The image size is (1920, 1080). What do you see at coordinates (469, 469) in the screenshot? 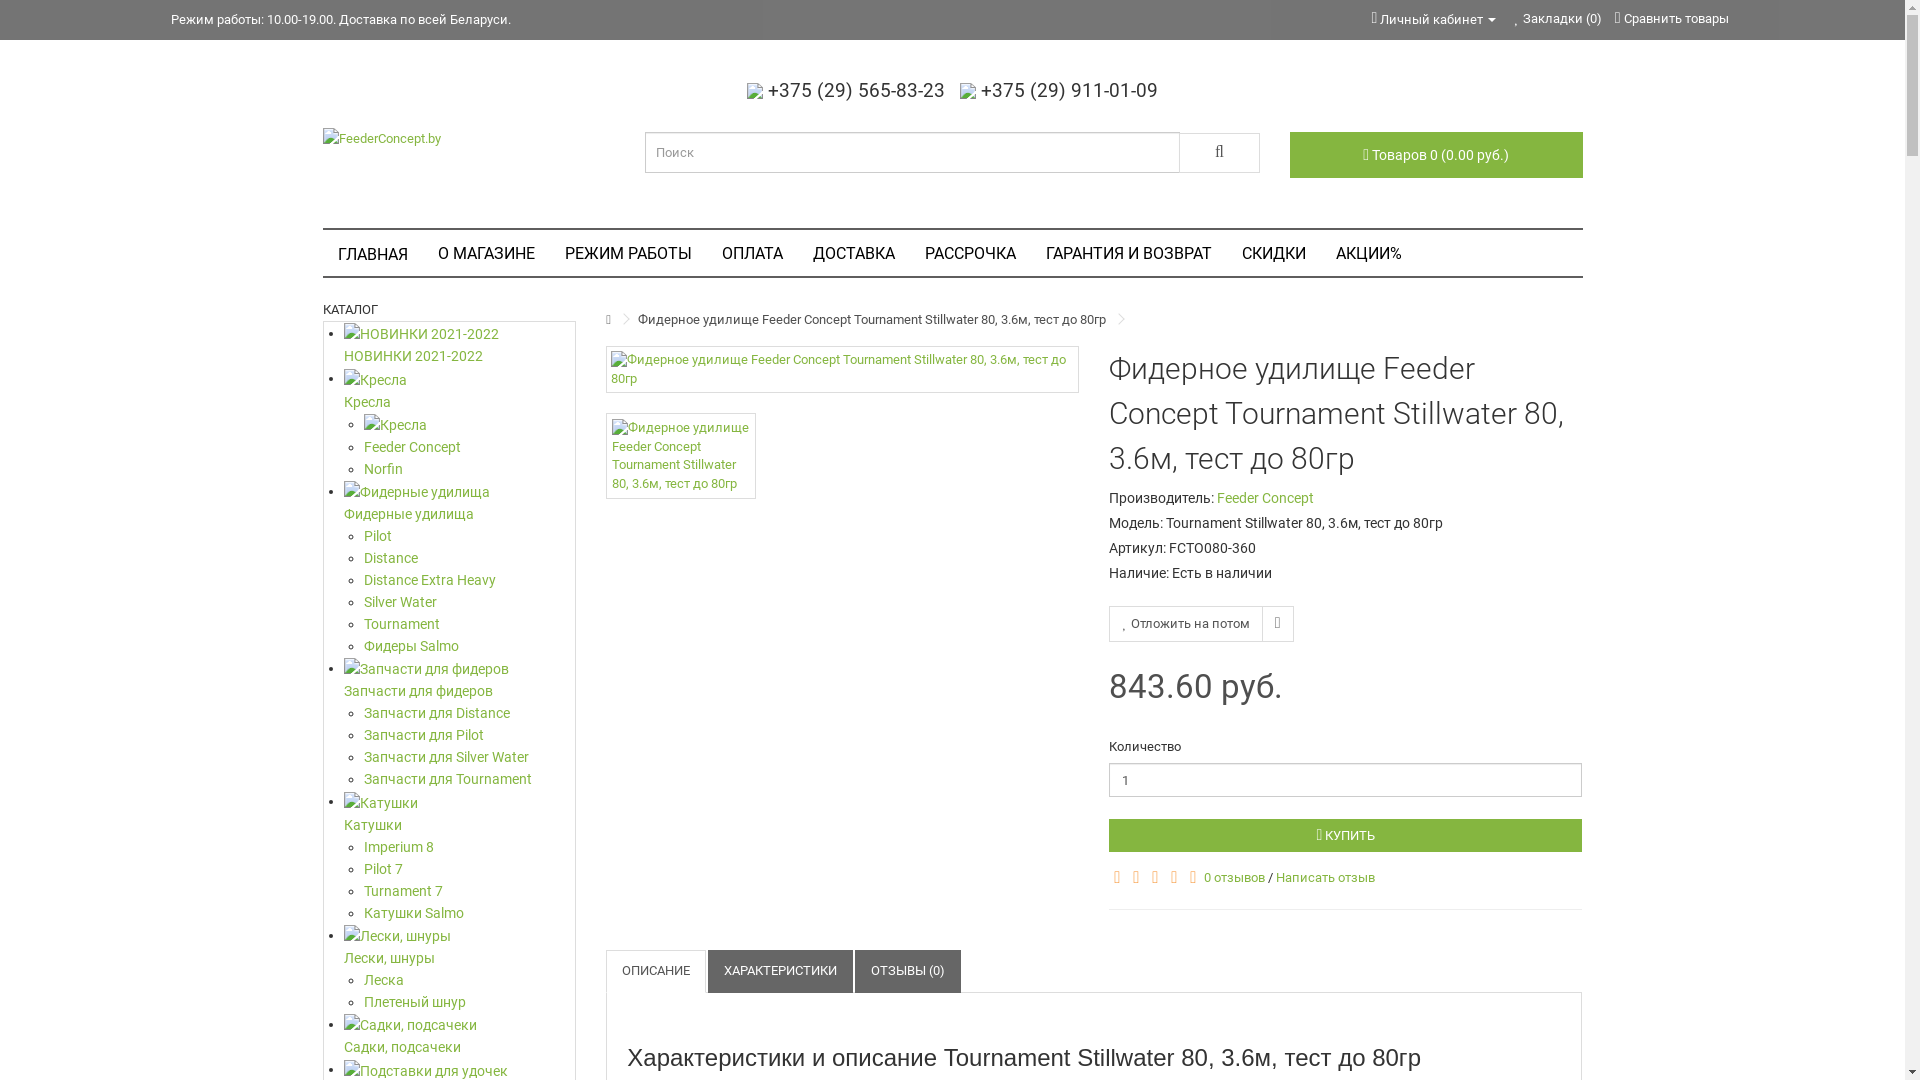
I see `'Norfin'` at bounding box center [469, 469].